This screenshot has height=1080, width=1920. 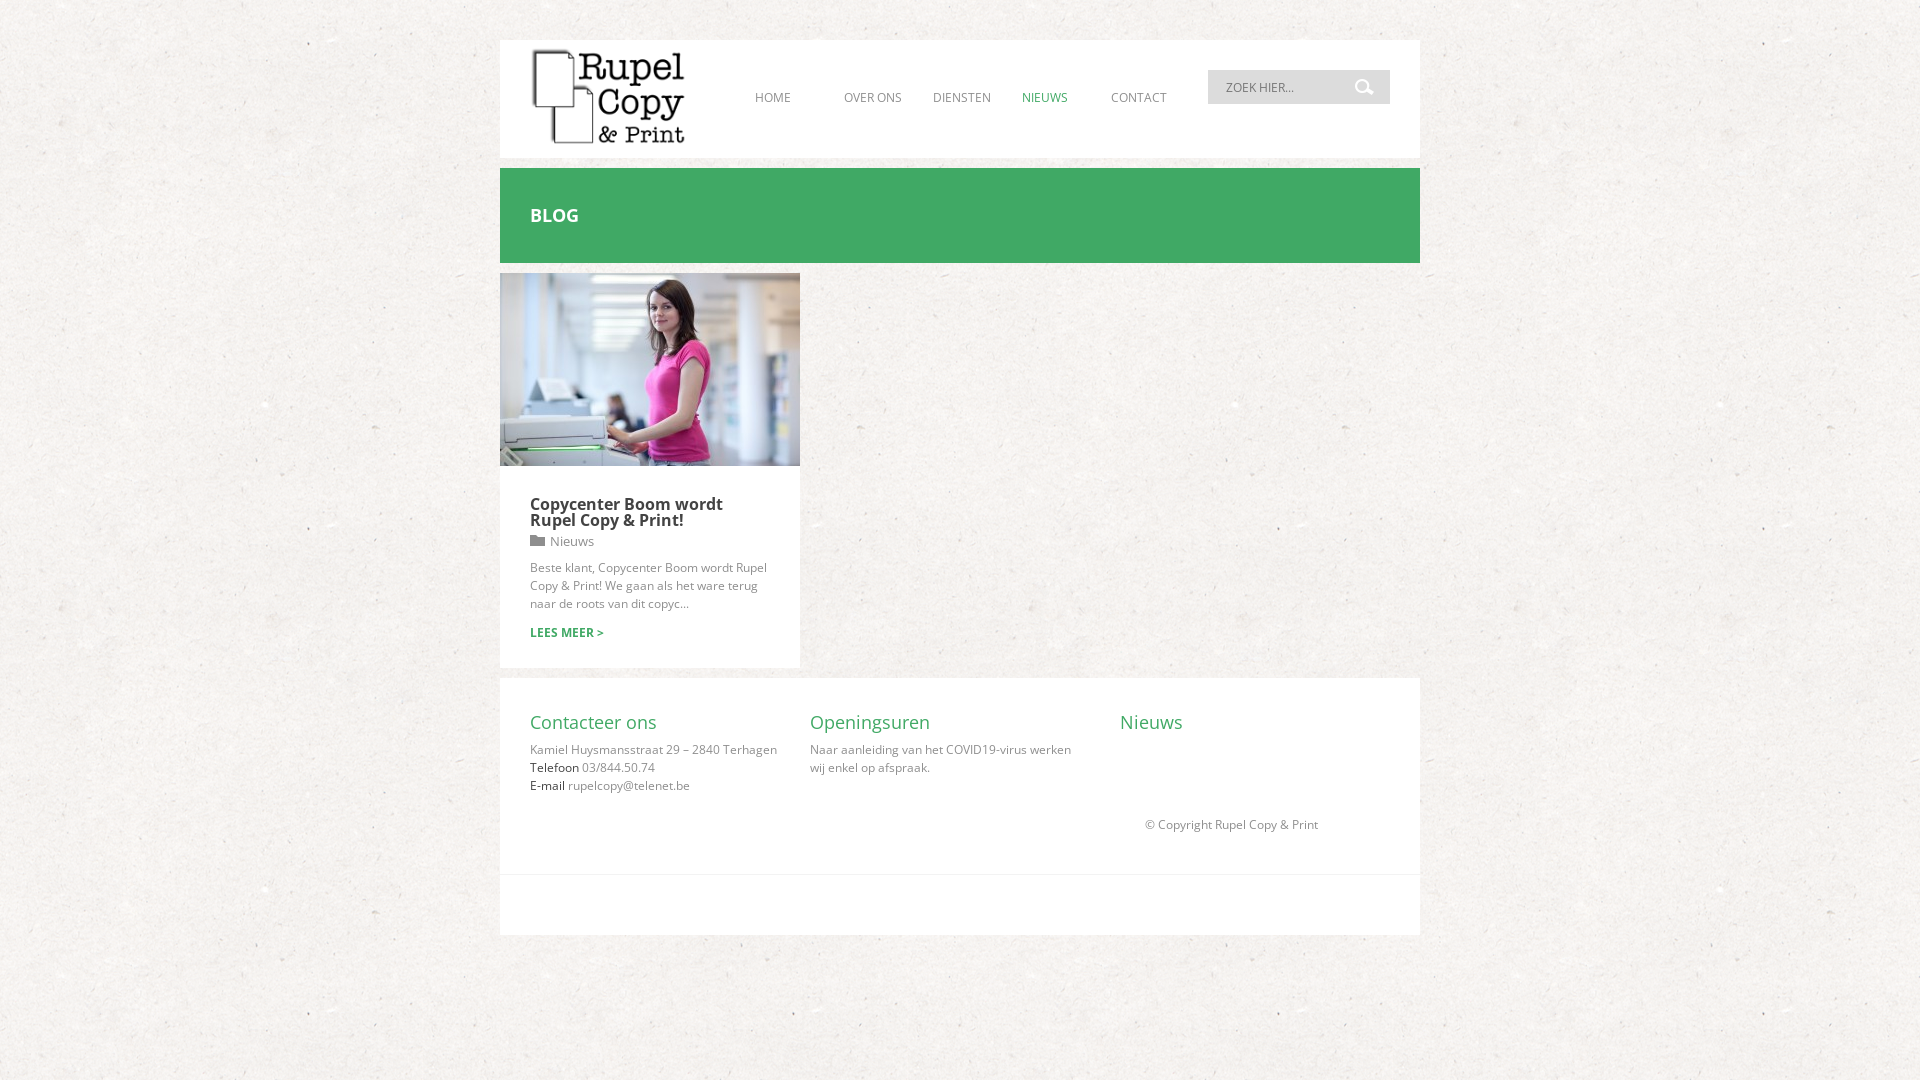 I want to click on 'CONTACT', so click(x=1138, y=97).